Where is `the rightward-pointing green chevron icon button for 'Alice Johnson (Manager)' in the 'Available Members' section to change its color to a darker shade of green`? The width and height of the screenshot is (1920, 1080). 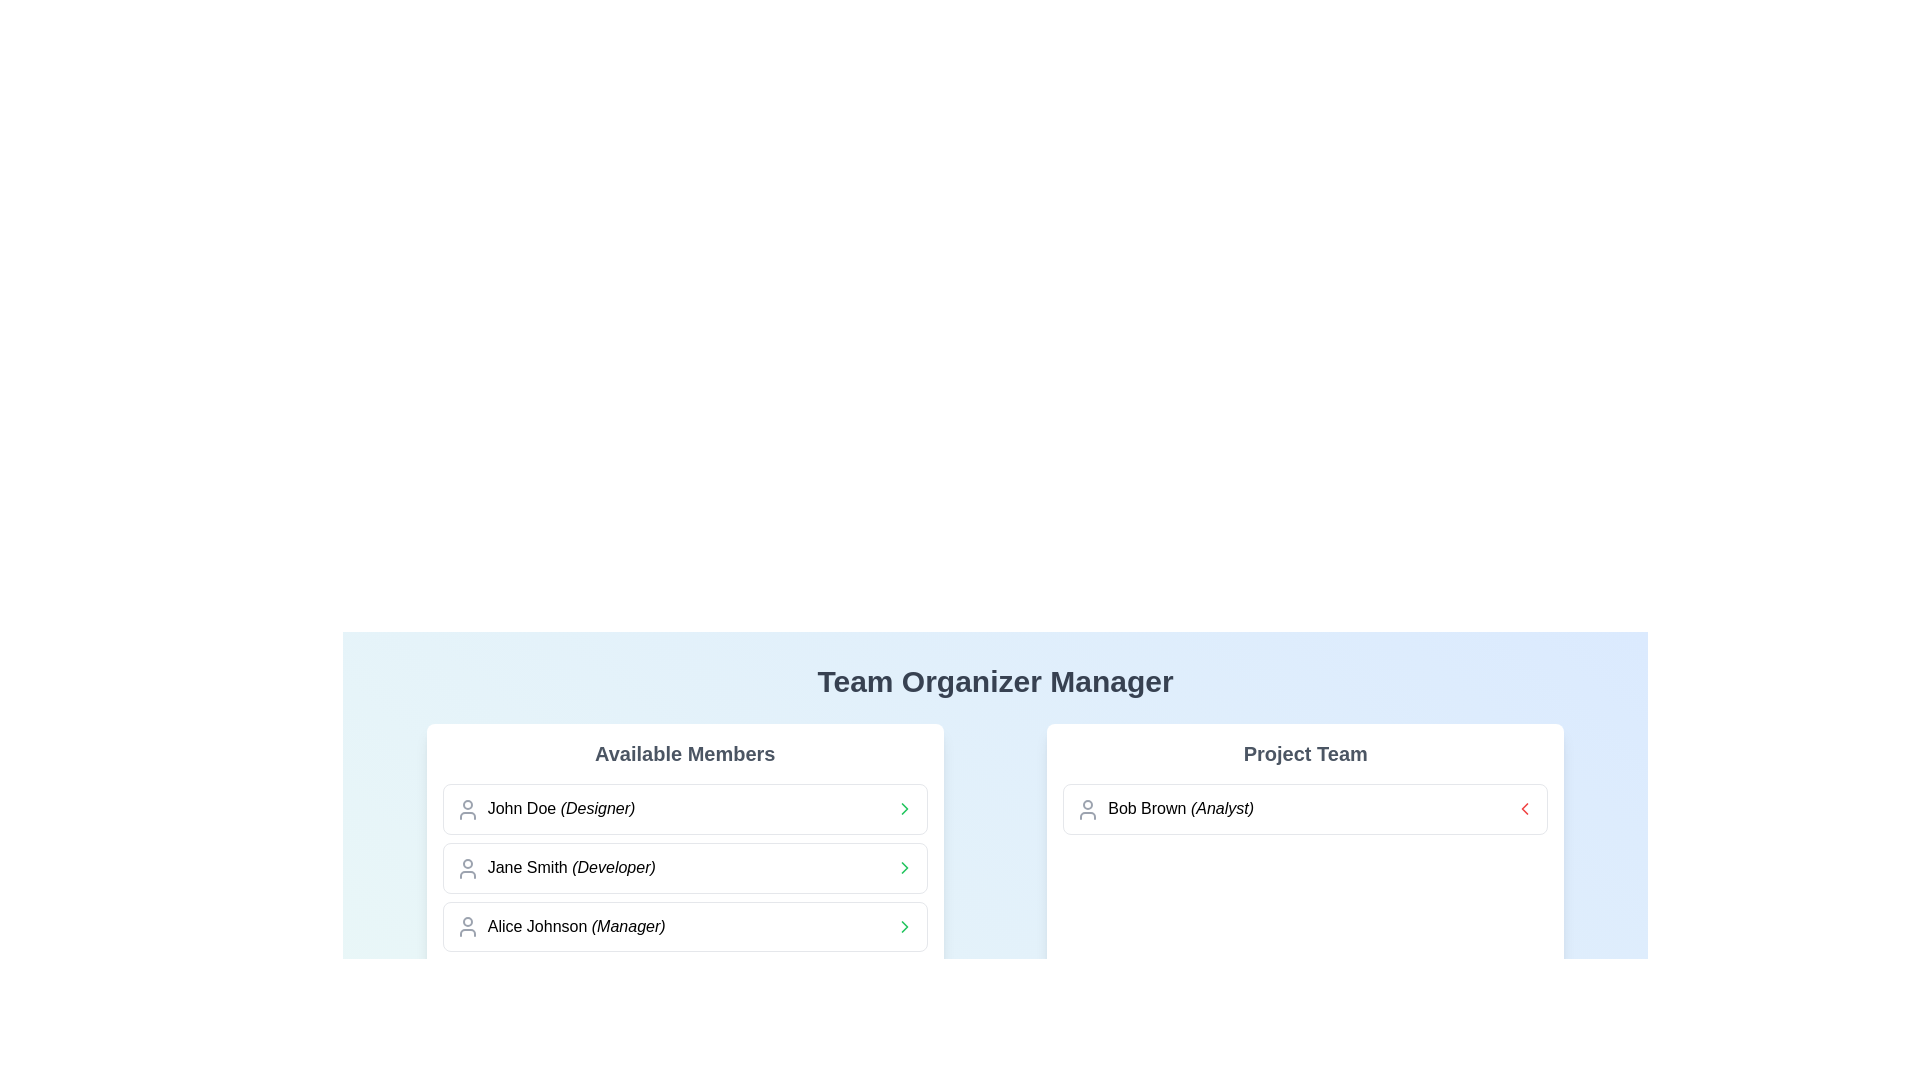 the rightward-pointing green chevron icon button for 'Alice Johnson (Manager)' in the 'Available Members' section to change its color to a darker shade of green is located at coordinates (903, 926).